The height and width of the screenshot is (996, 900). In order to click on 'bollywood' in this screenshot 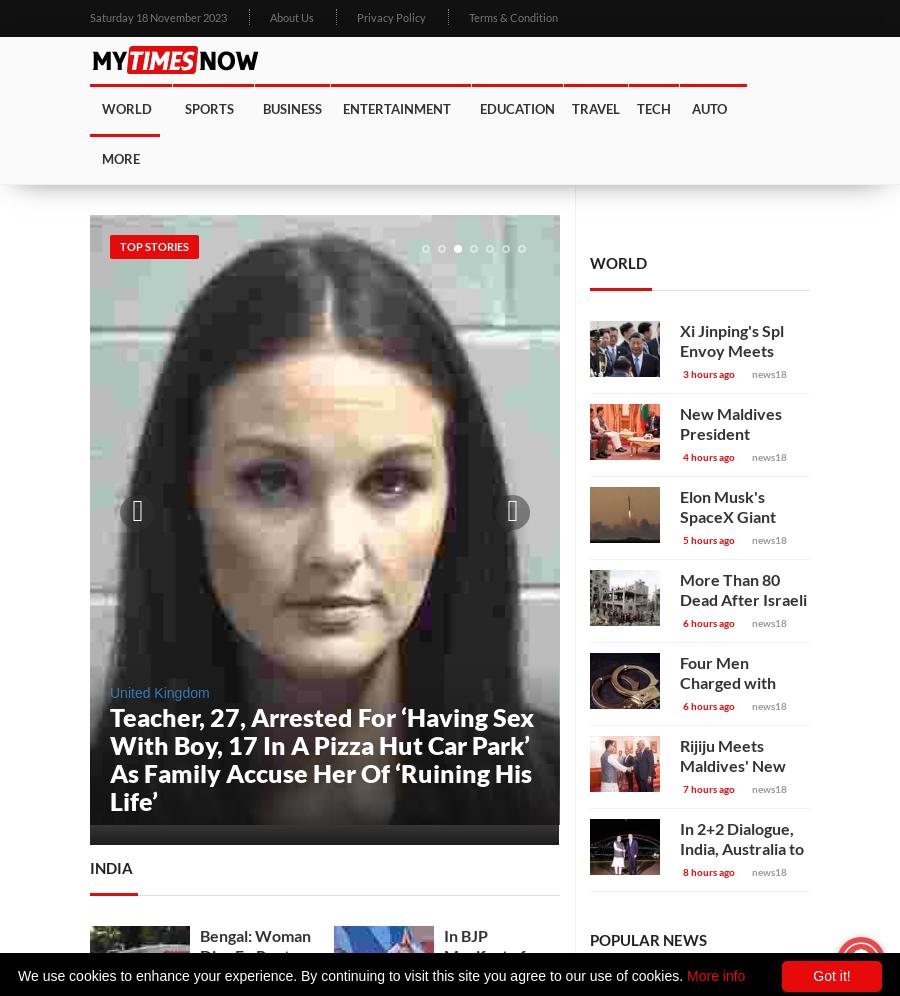, I will do `click(386, 205)`.